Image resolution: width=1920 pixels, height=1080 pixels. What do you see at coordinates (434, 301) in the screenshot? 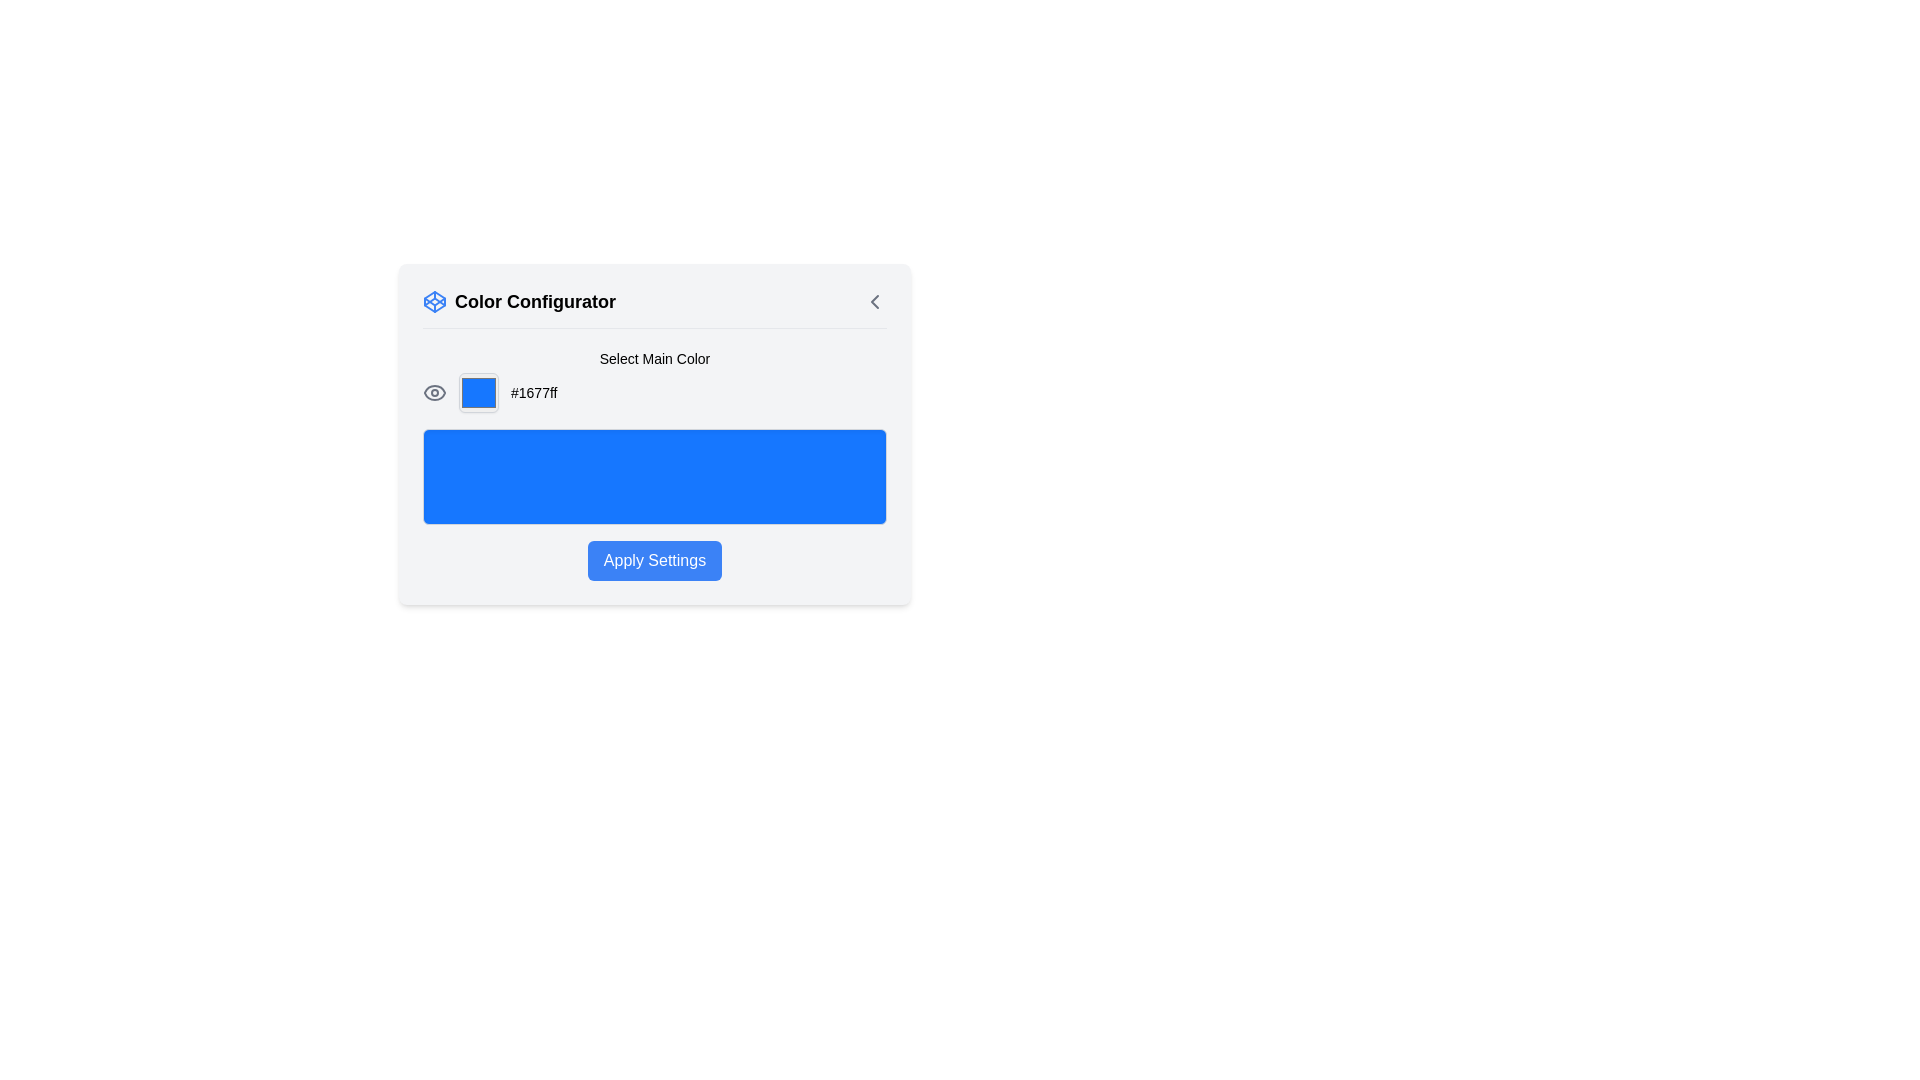
I see `the SVG icon resembling the Codepen logo, which is located to the left of the 'Color Configurator' text in the header area of the panel` at bounding box center [434, 301].